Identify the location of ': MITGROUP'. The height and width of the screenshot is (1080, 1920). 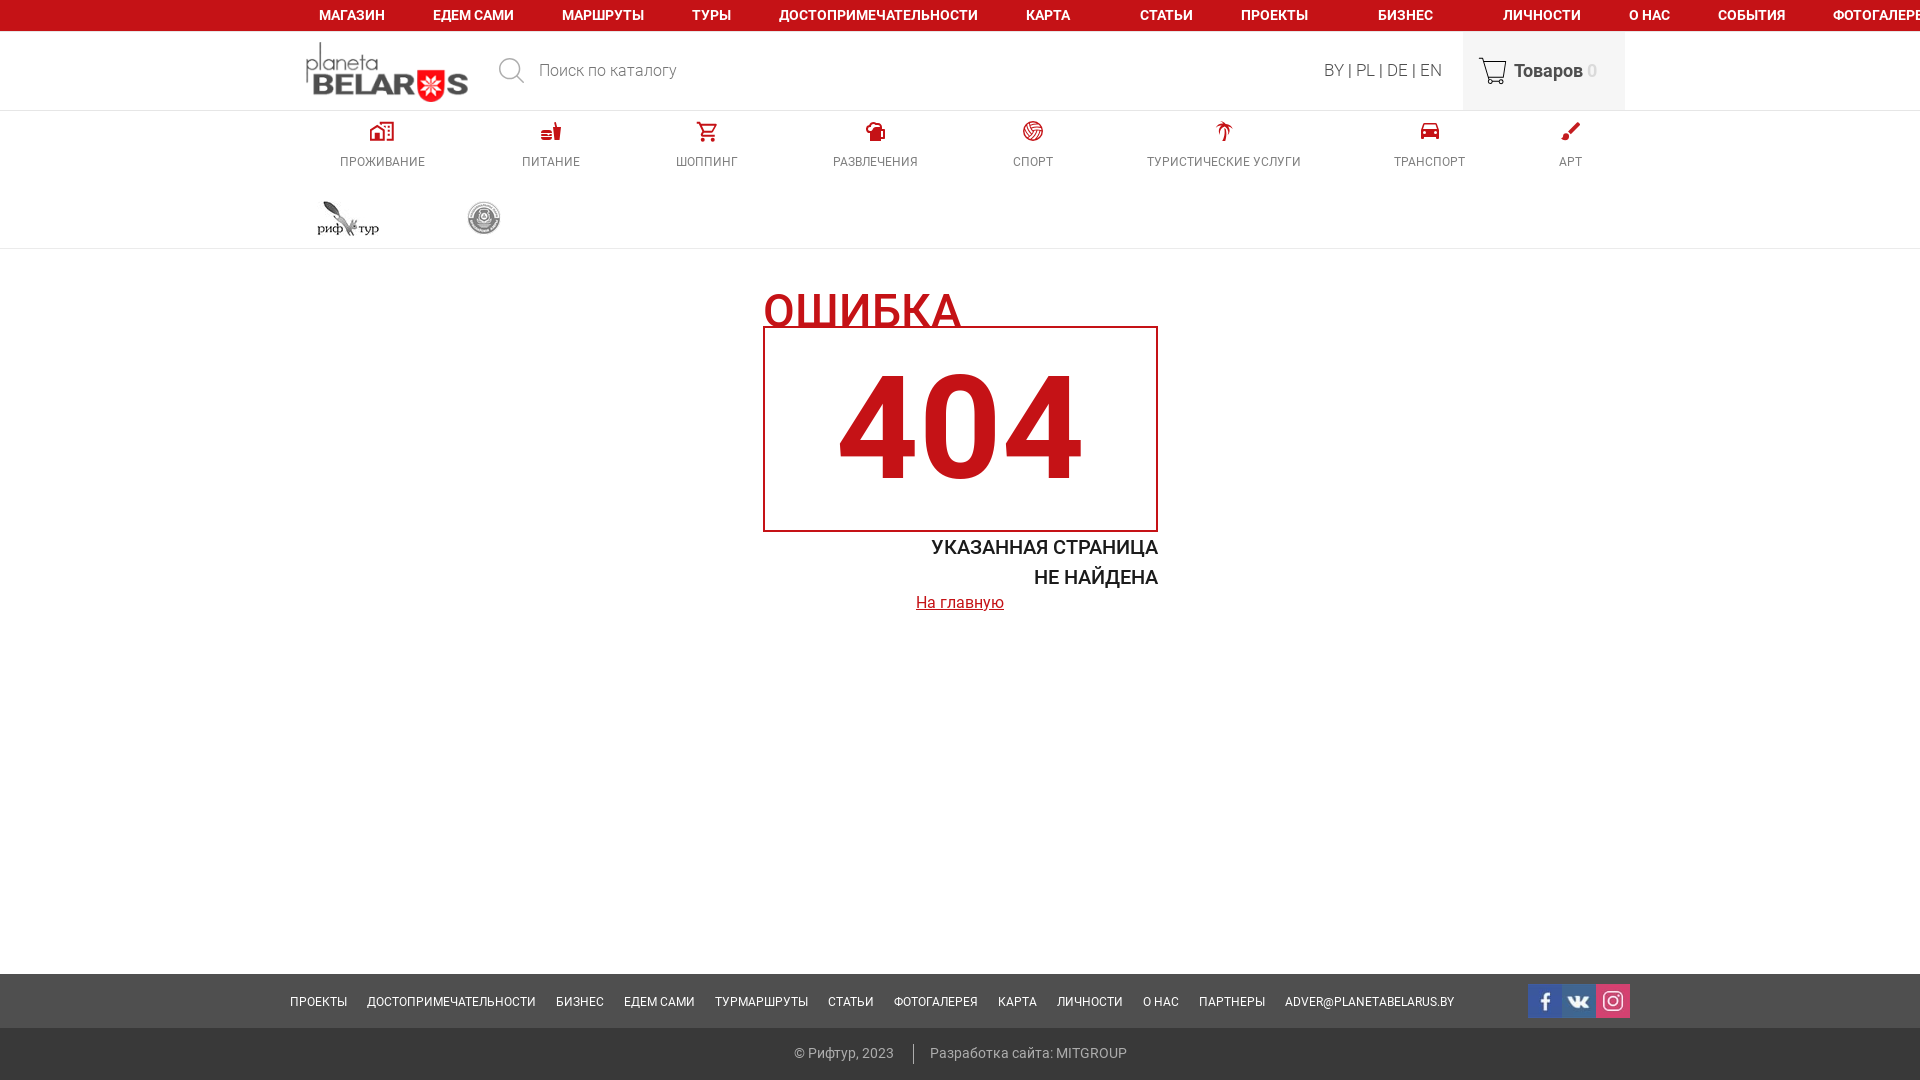
(1087, 1052).